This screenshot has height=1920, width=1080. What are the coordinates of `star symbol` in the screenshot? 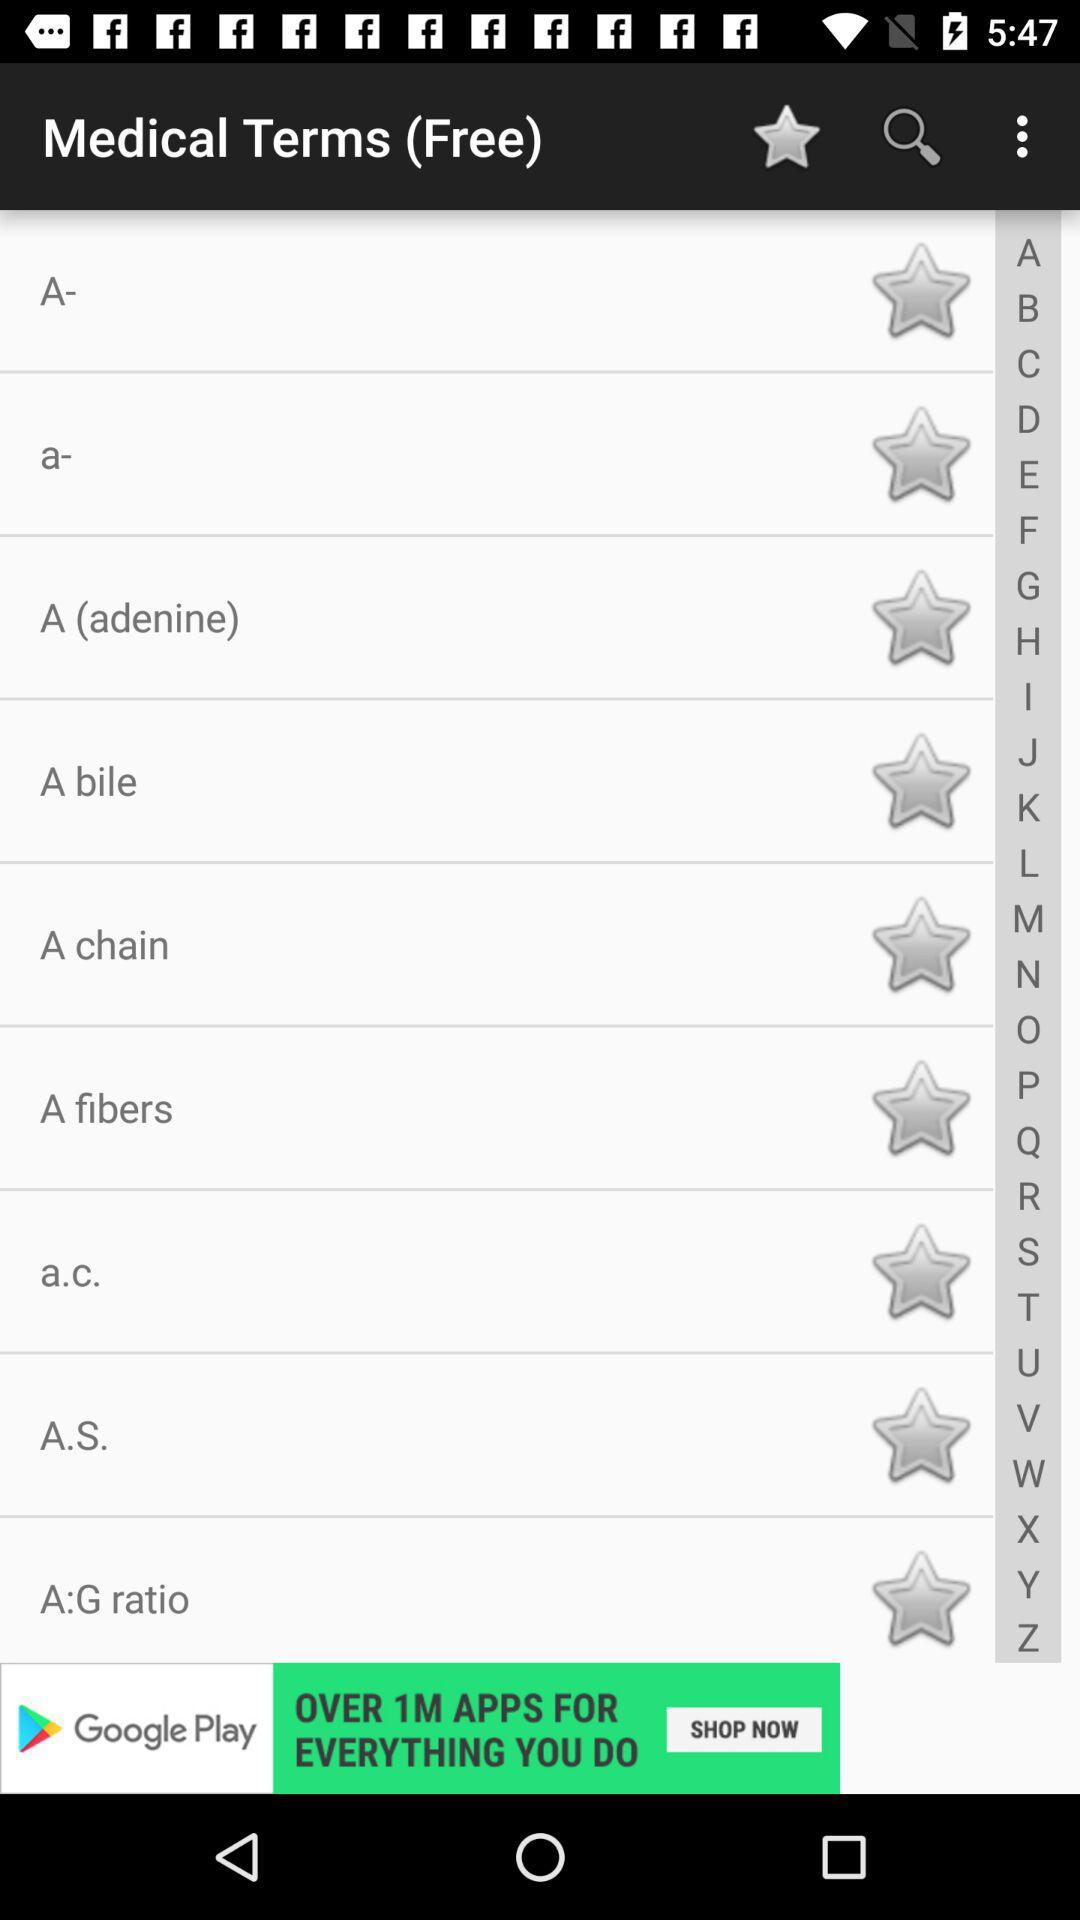 It's located at (920, 779).